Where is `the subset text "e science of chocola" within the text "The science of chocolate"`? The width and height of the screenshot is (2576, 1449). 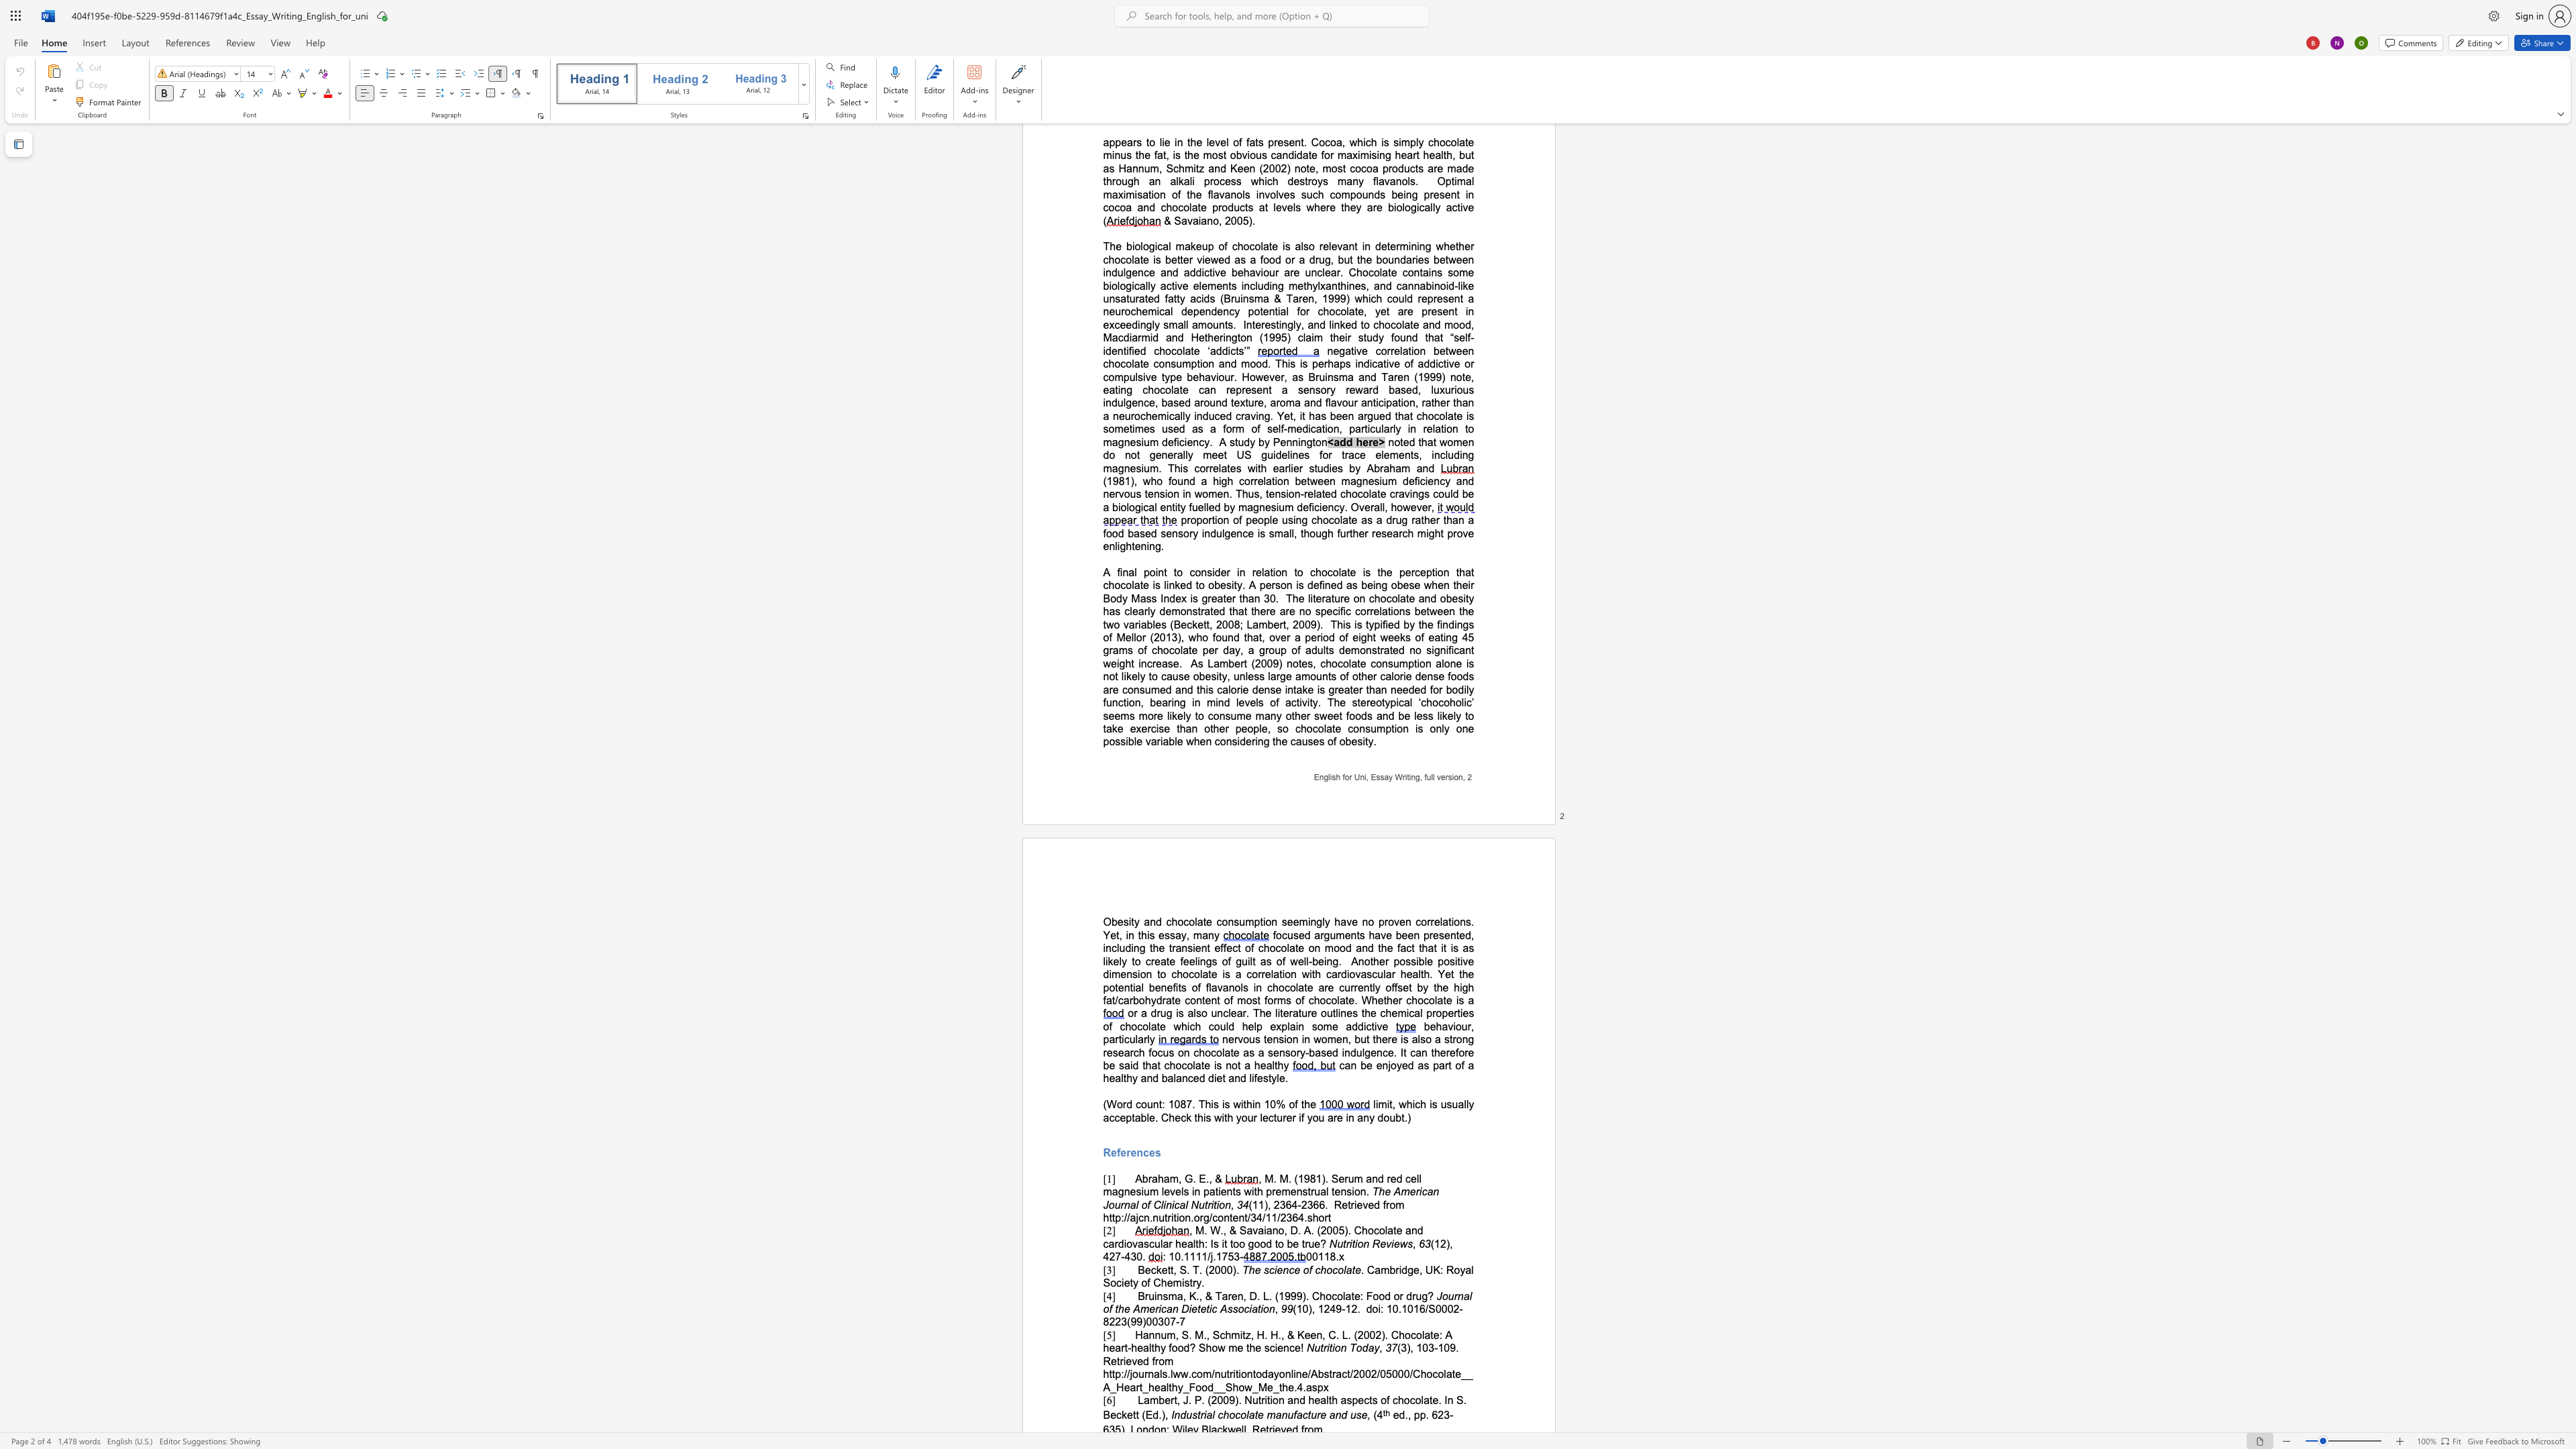
the subset text "e science of chocola" within the text "The science of chocolate" is located at coordinates (1253, 1269).